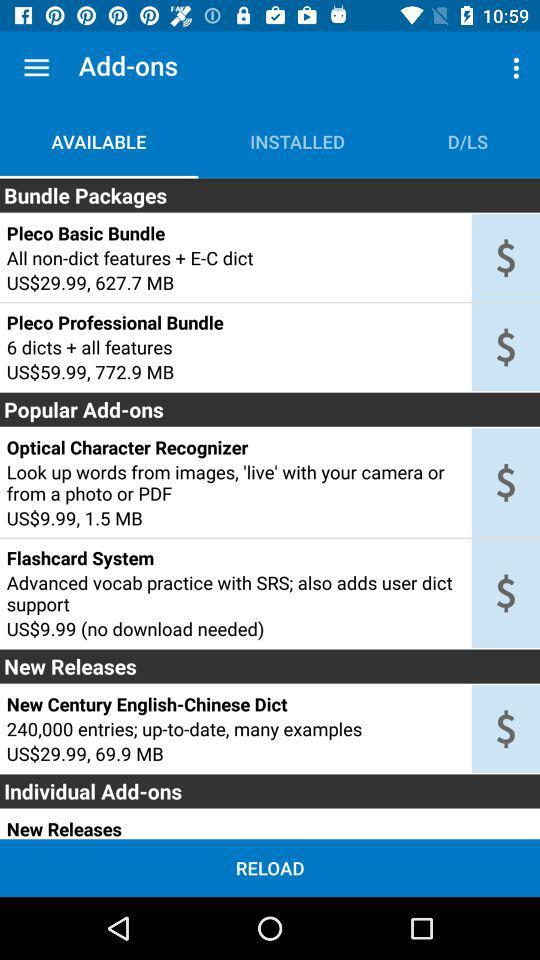 The width and height of the screenshot is (540, 960). What do you see at coordinates (234, 447) in the screenshot?
I see `the icon above the look up words item` at bounding box center [234, 447].